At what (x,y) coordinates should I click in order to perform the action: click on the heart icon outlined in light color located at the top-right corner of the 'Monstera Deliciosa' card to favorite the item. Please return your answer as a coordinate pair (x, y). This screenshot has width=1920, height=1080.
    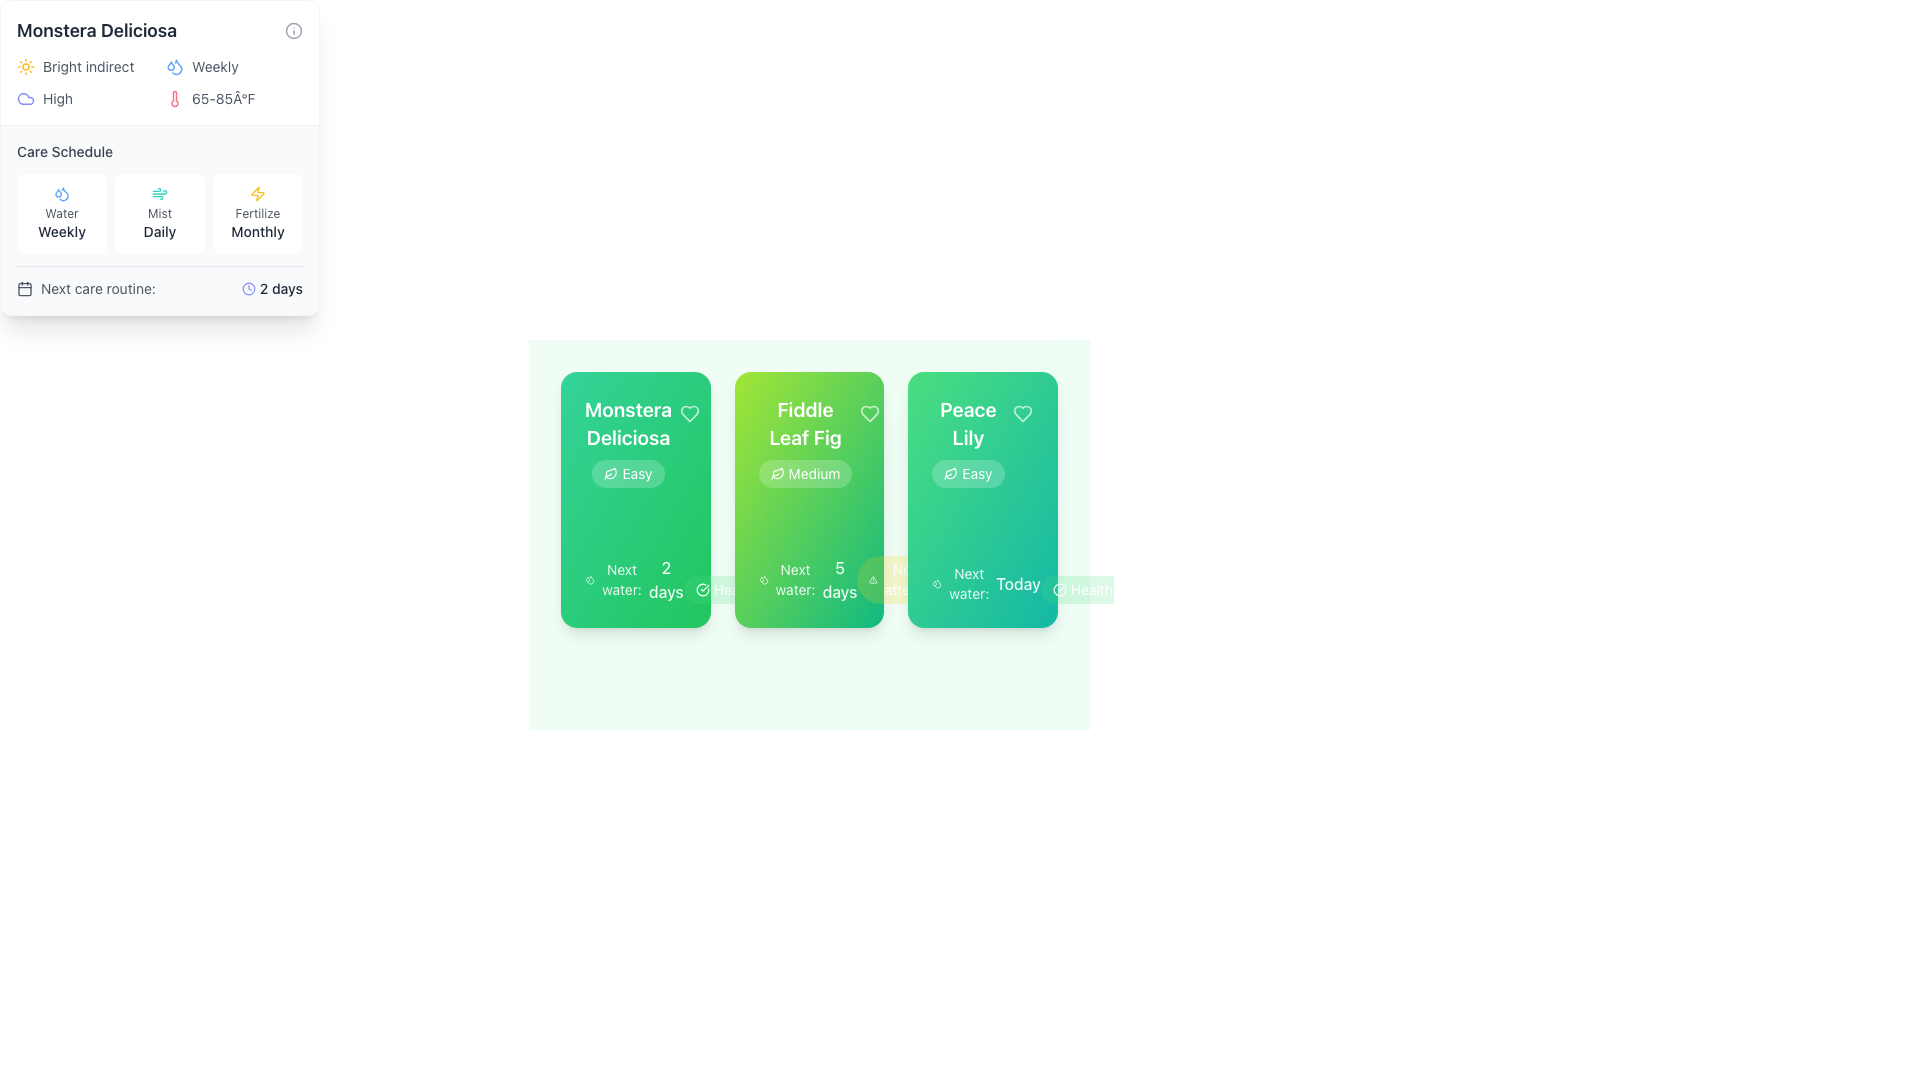
    Looking at the image, I should click on (690, 412).